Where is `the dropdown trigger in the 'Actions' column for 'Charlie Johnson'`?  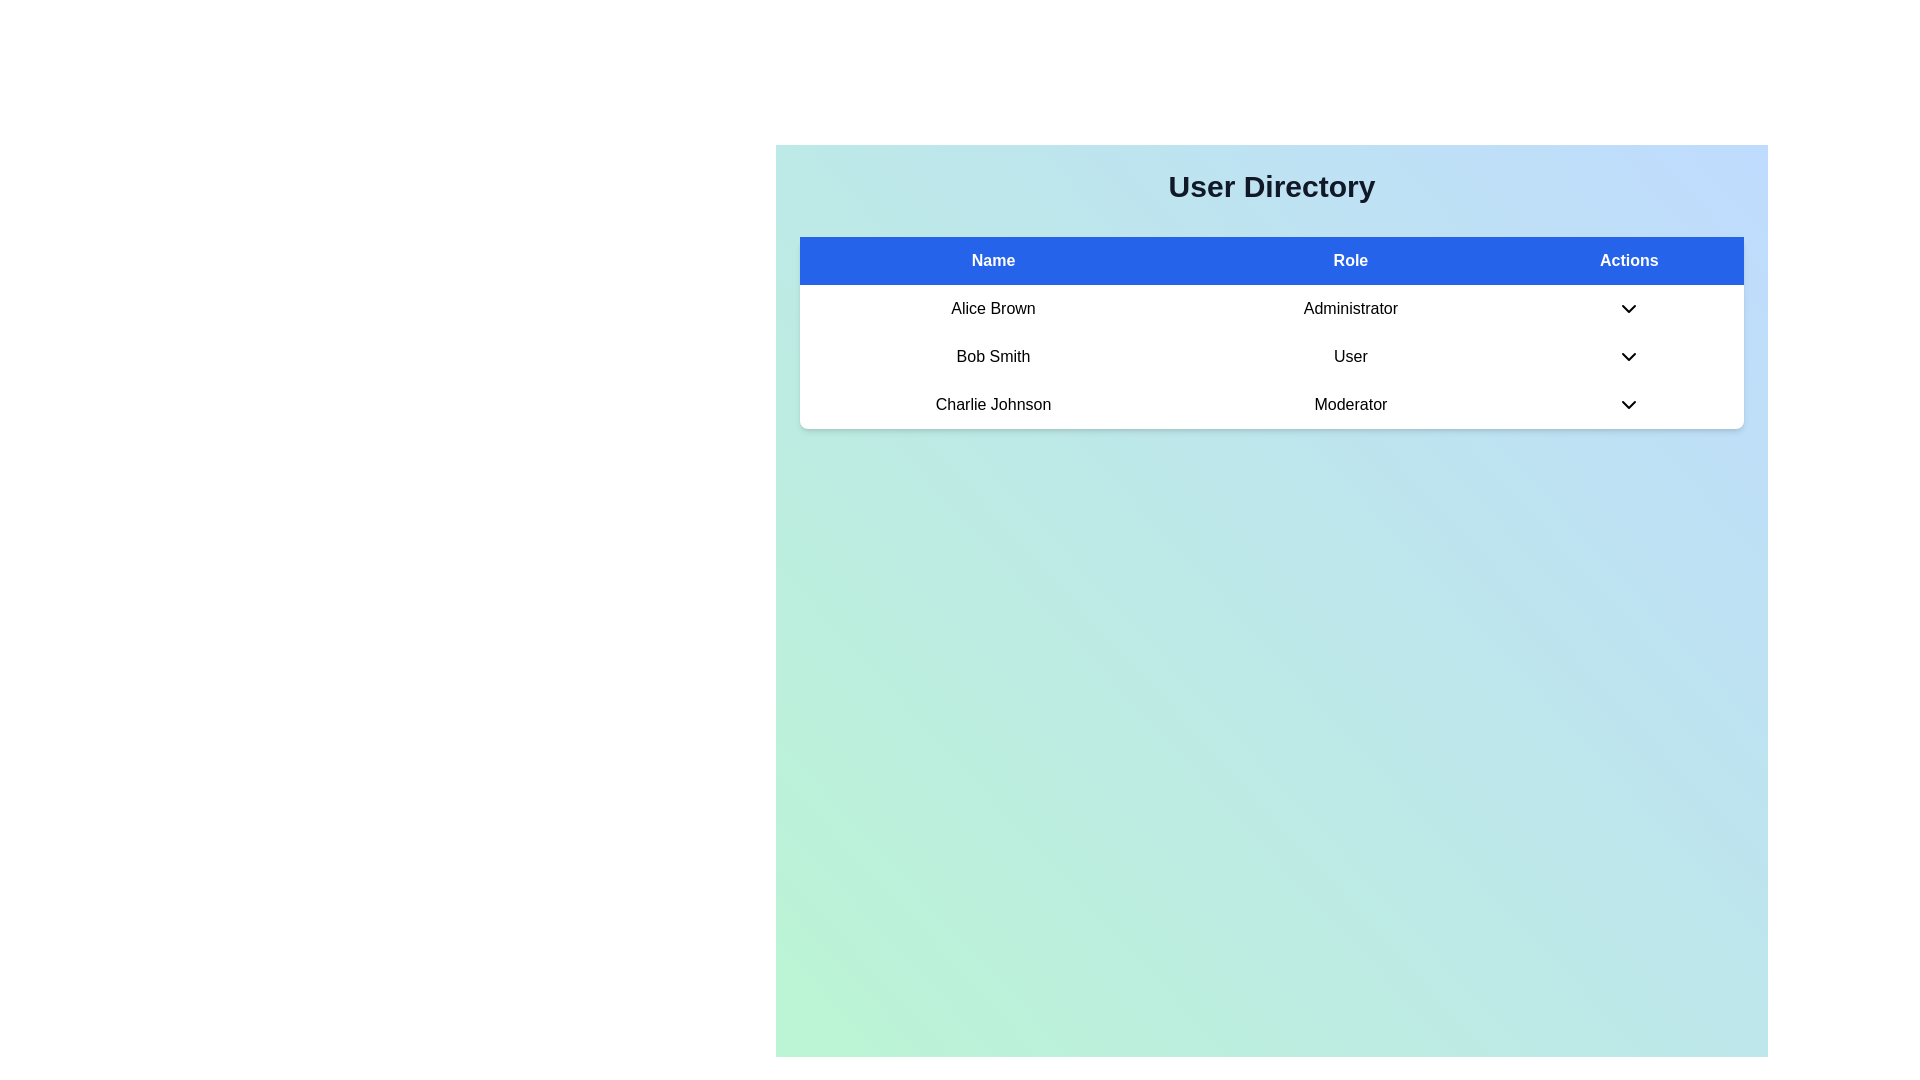 the dropdown trigger in the 'Actions' column for 'Charlie Johnson' is located at coordinates (1629, 405).